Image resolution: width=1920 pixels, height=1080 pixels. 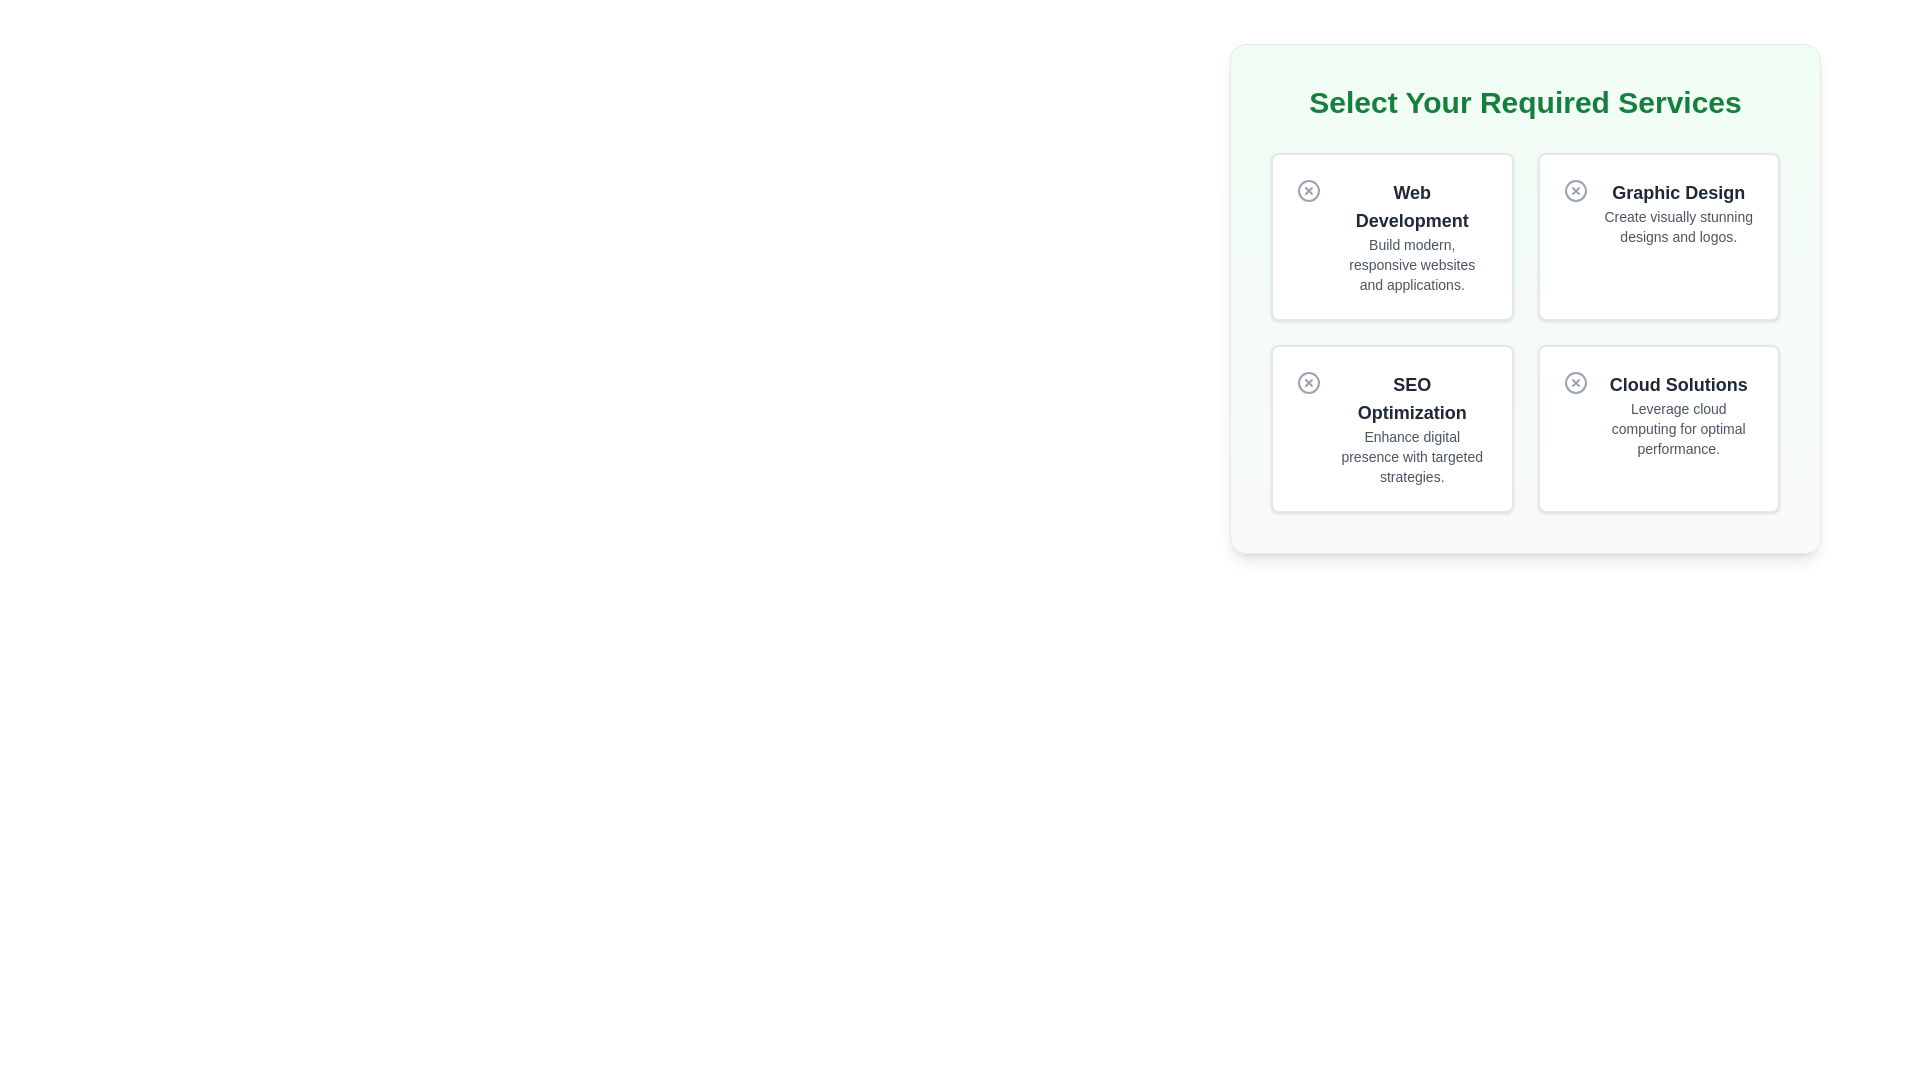 I want to click on title 'Cloud Solutions' from the bold text label located in the bottom-right card of the service options grid, so click(x=1678, y=385).